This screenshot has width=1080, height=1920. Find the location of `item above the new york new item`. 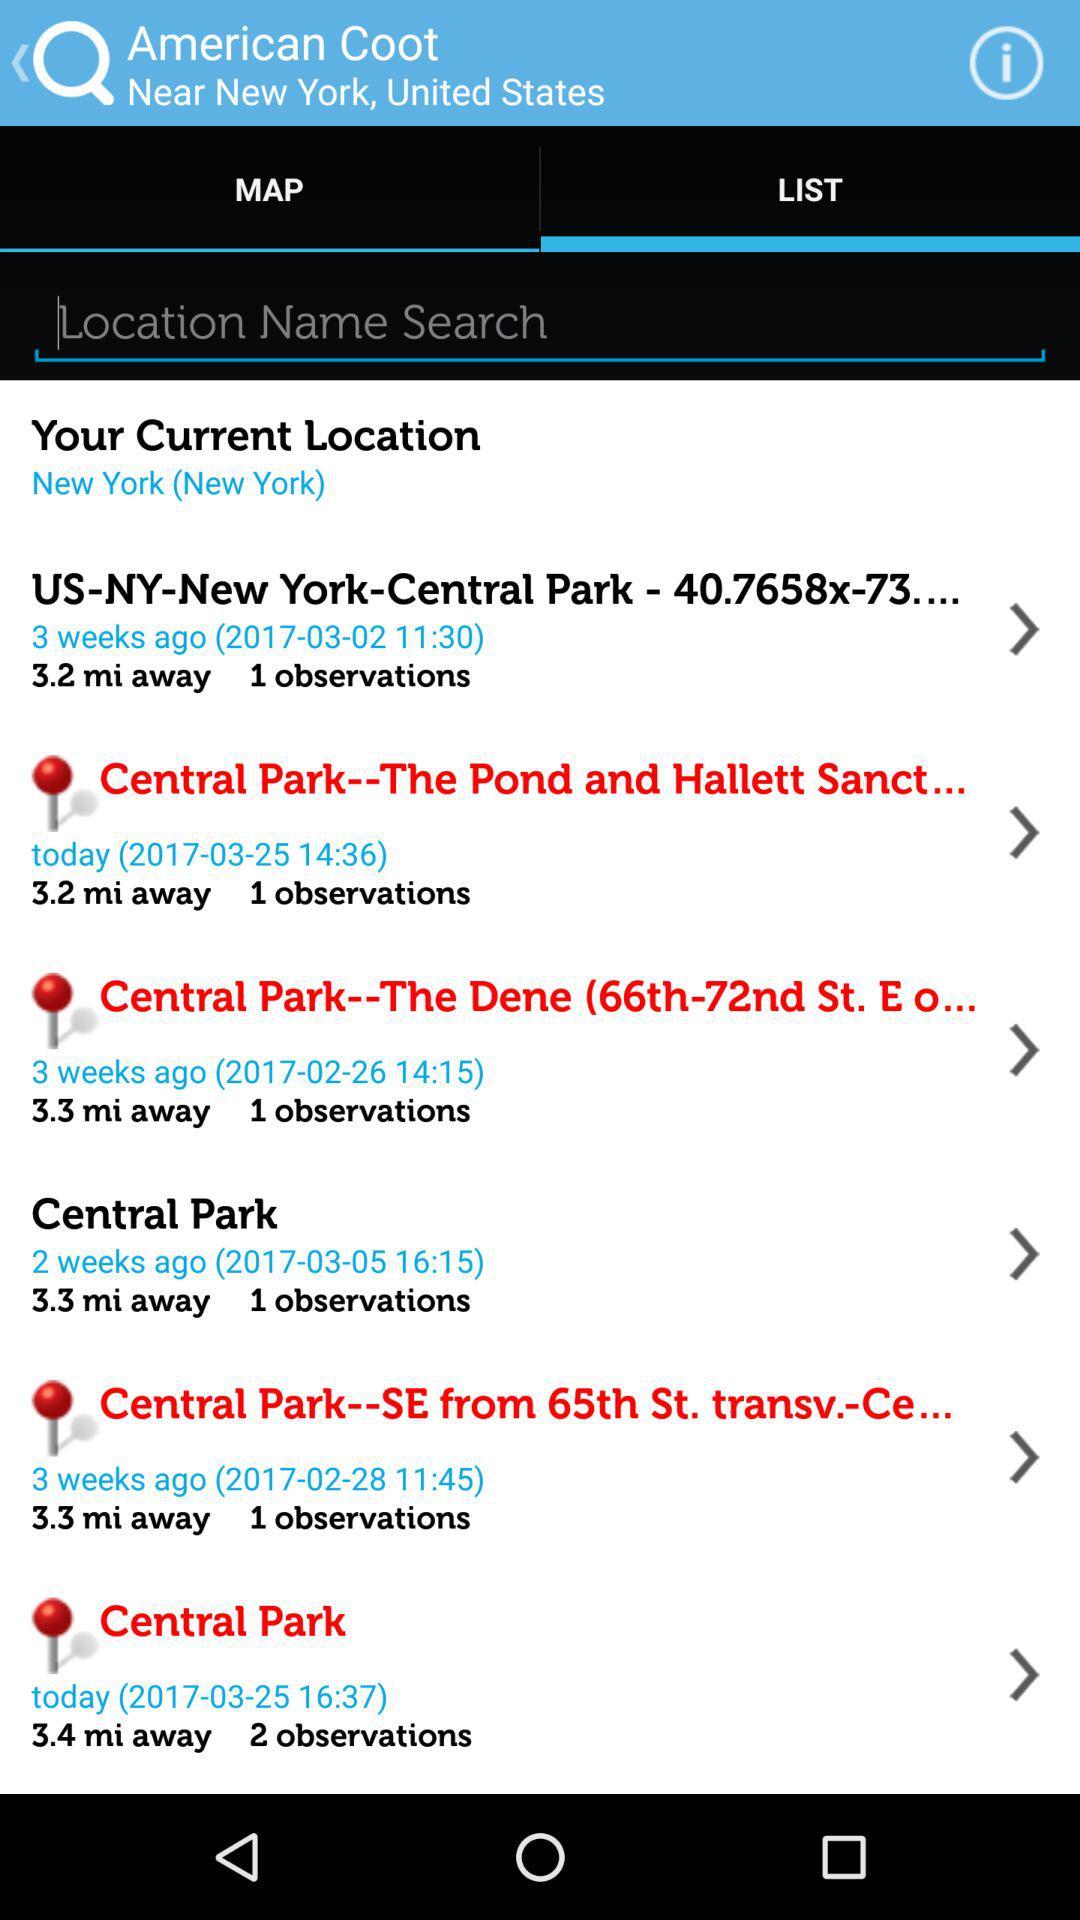

item above the new york new item is located at coordinates (255, 435).